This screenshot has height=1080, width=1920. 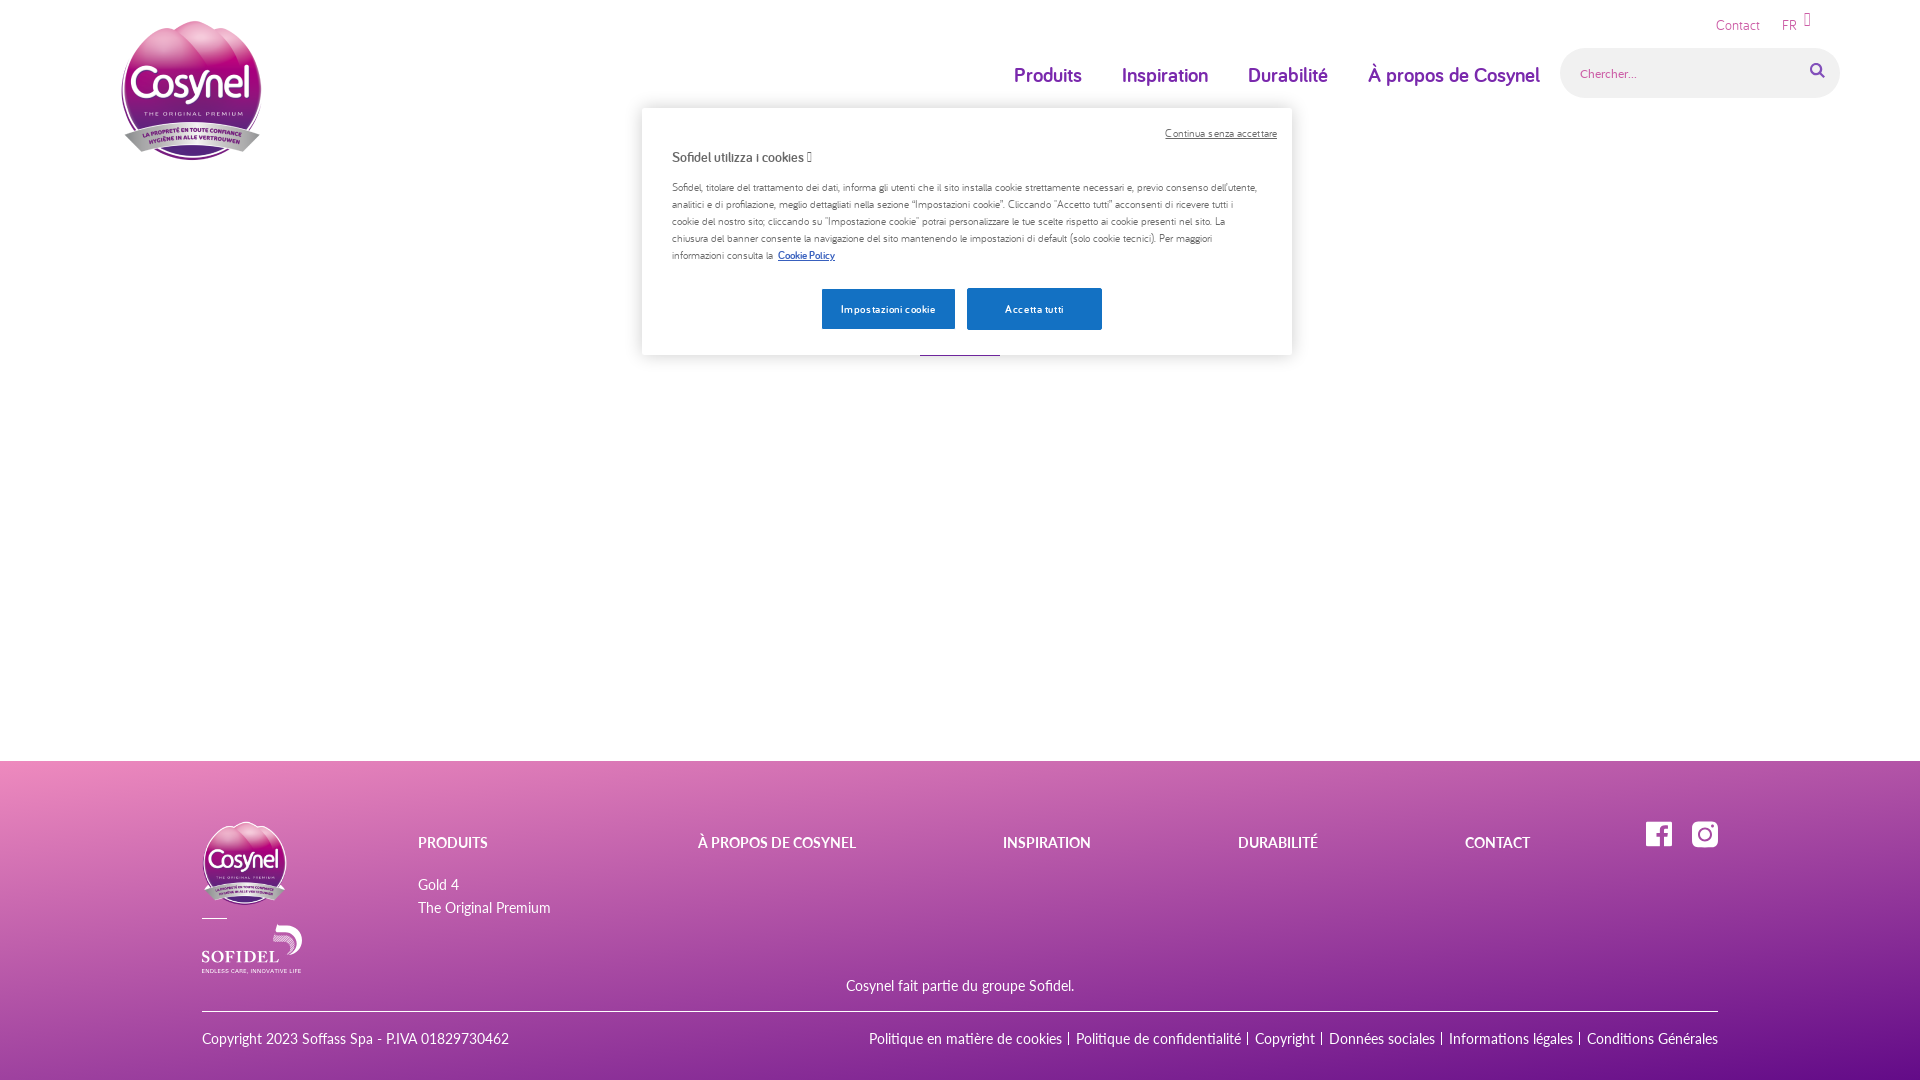 I want to click on 'Copyright', so click(x=1285, y=1037).